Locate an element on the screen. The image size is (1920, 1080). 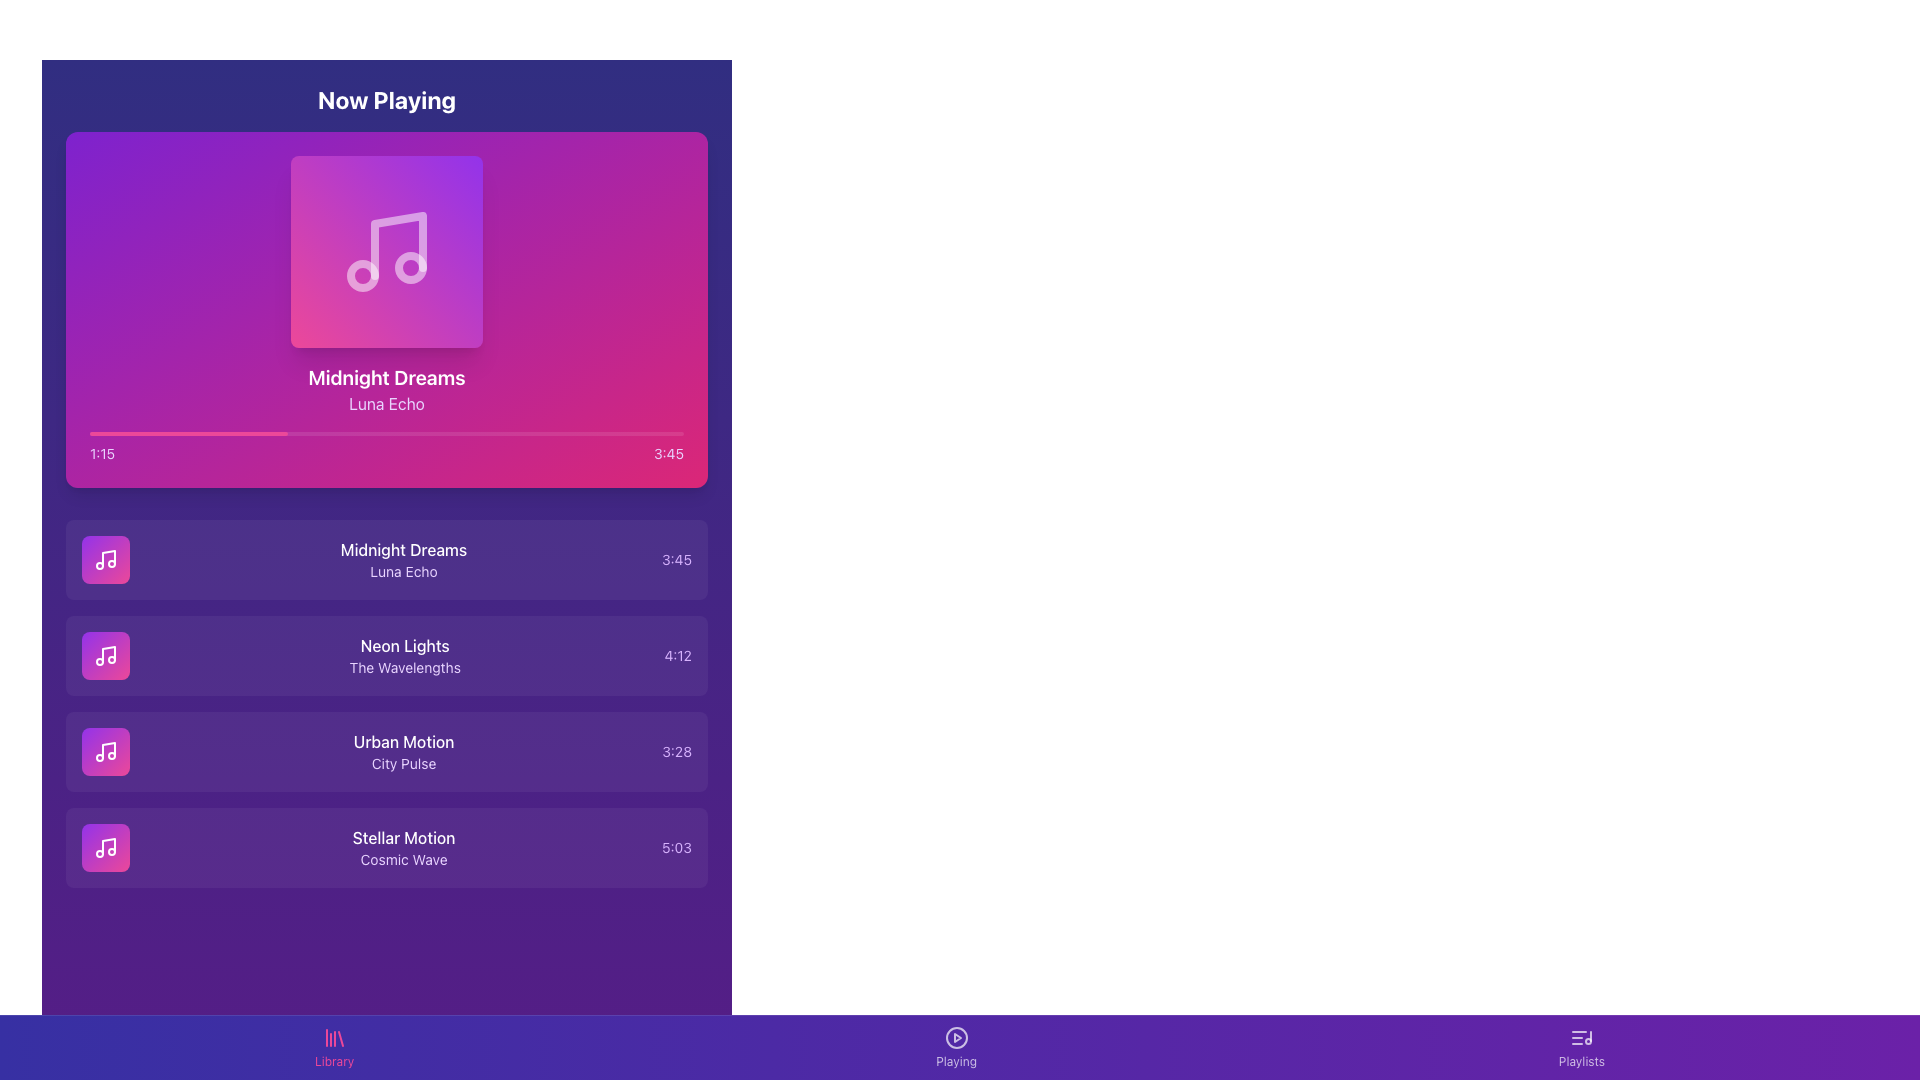
the fourth item in the playlist titled 'Stellar Motion' which has a purple background and contains a music note icon, two lines of text, and a duration on the right is located at coordinates (387, 848).